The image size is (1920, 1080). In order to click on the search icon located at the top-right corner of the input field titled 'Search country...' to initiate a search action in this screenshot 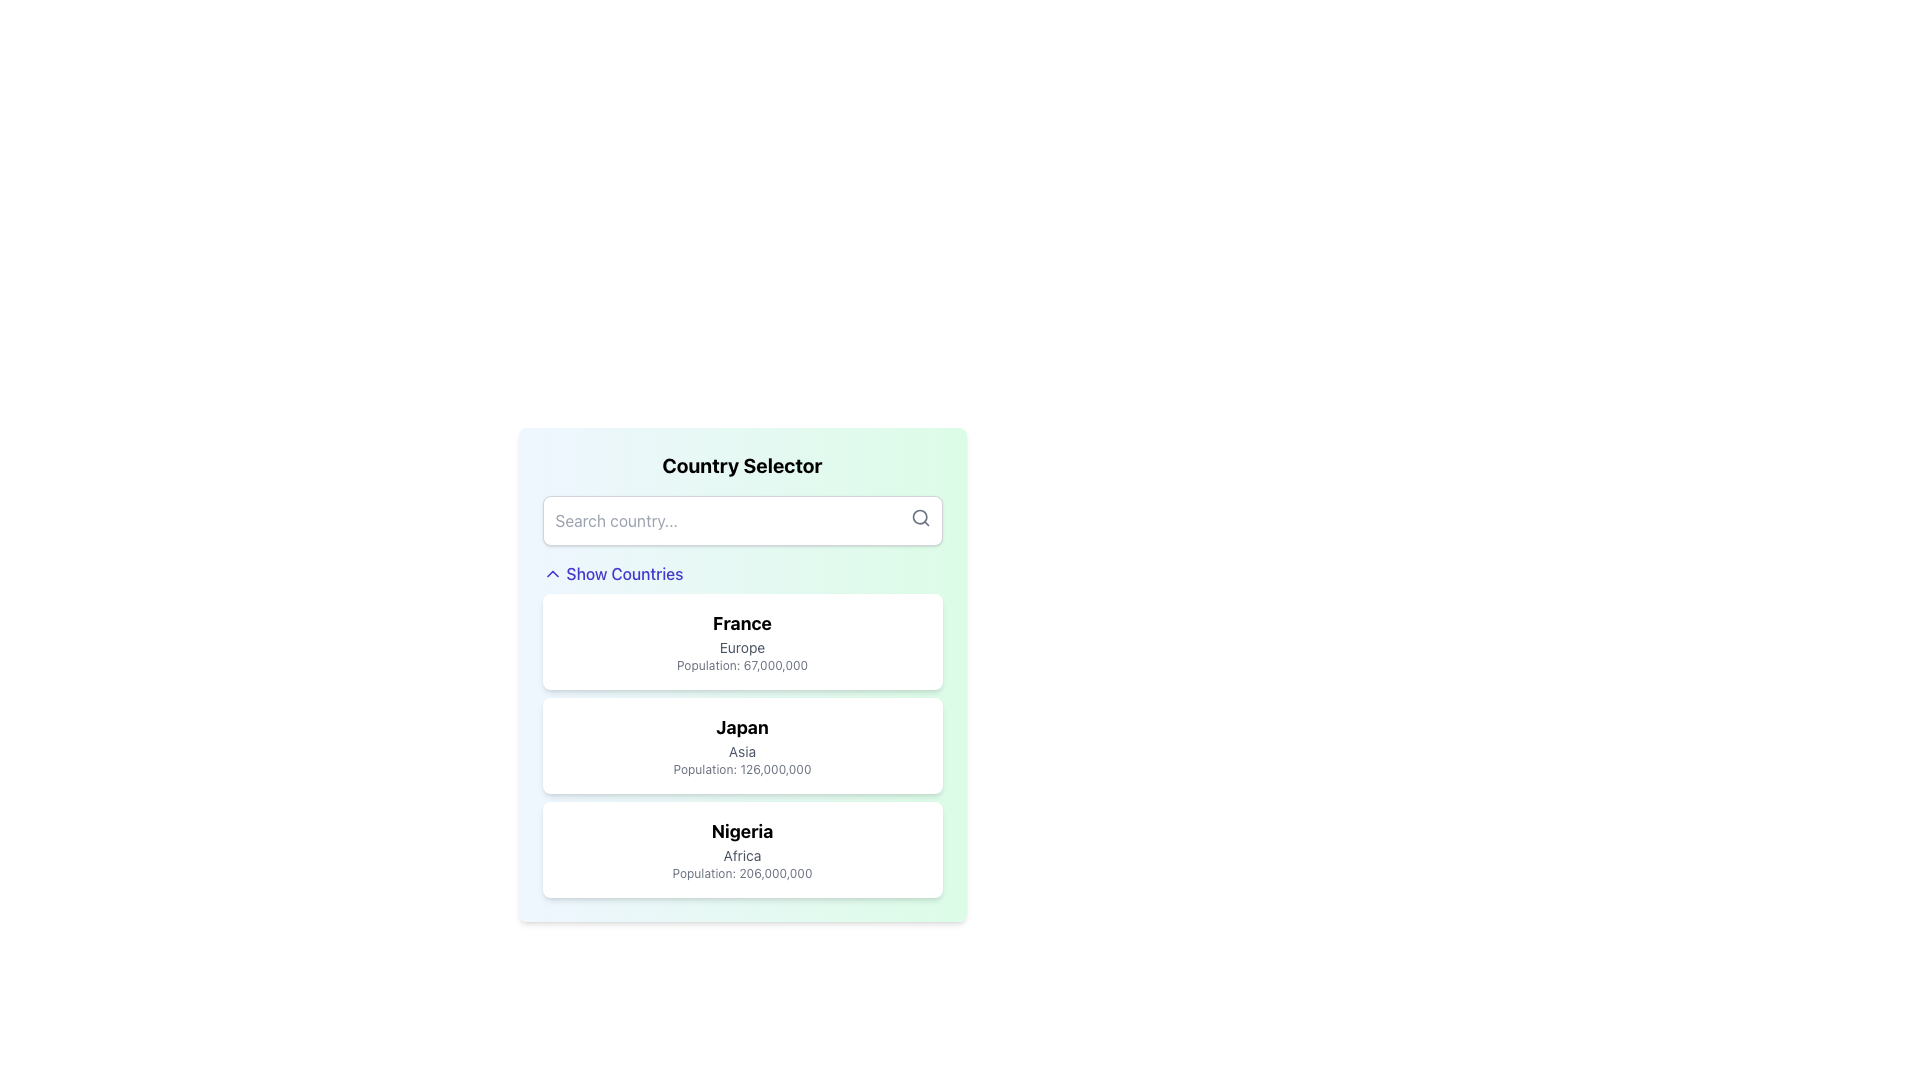, I will do `click(919, 516)`.